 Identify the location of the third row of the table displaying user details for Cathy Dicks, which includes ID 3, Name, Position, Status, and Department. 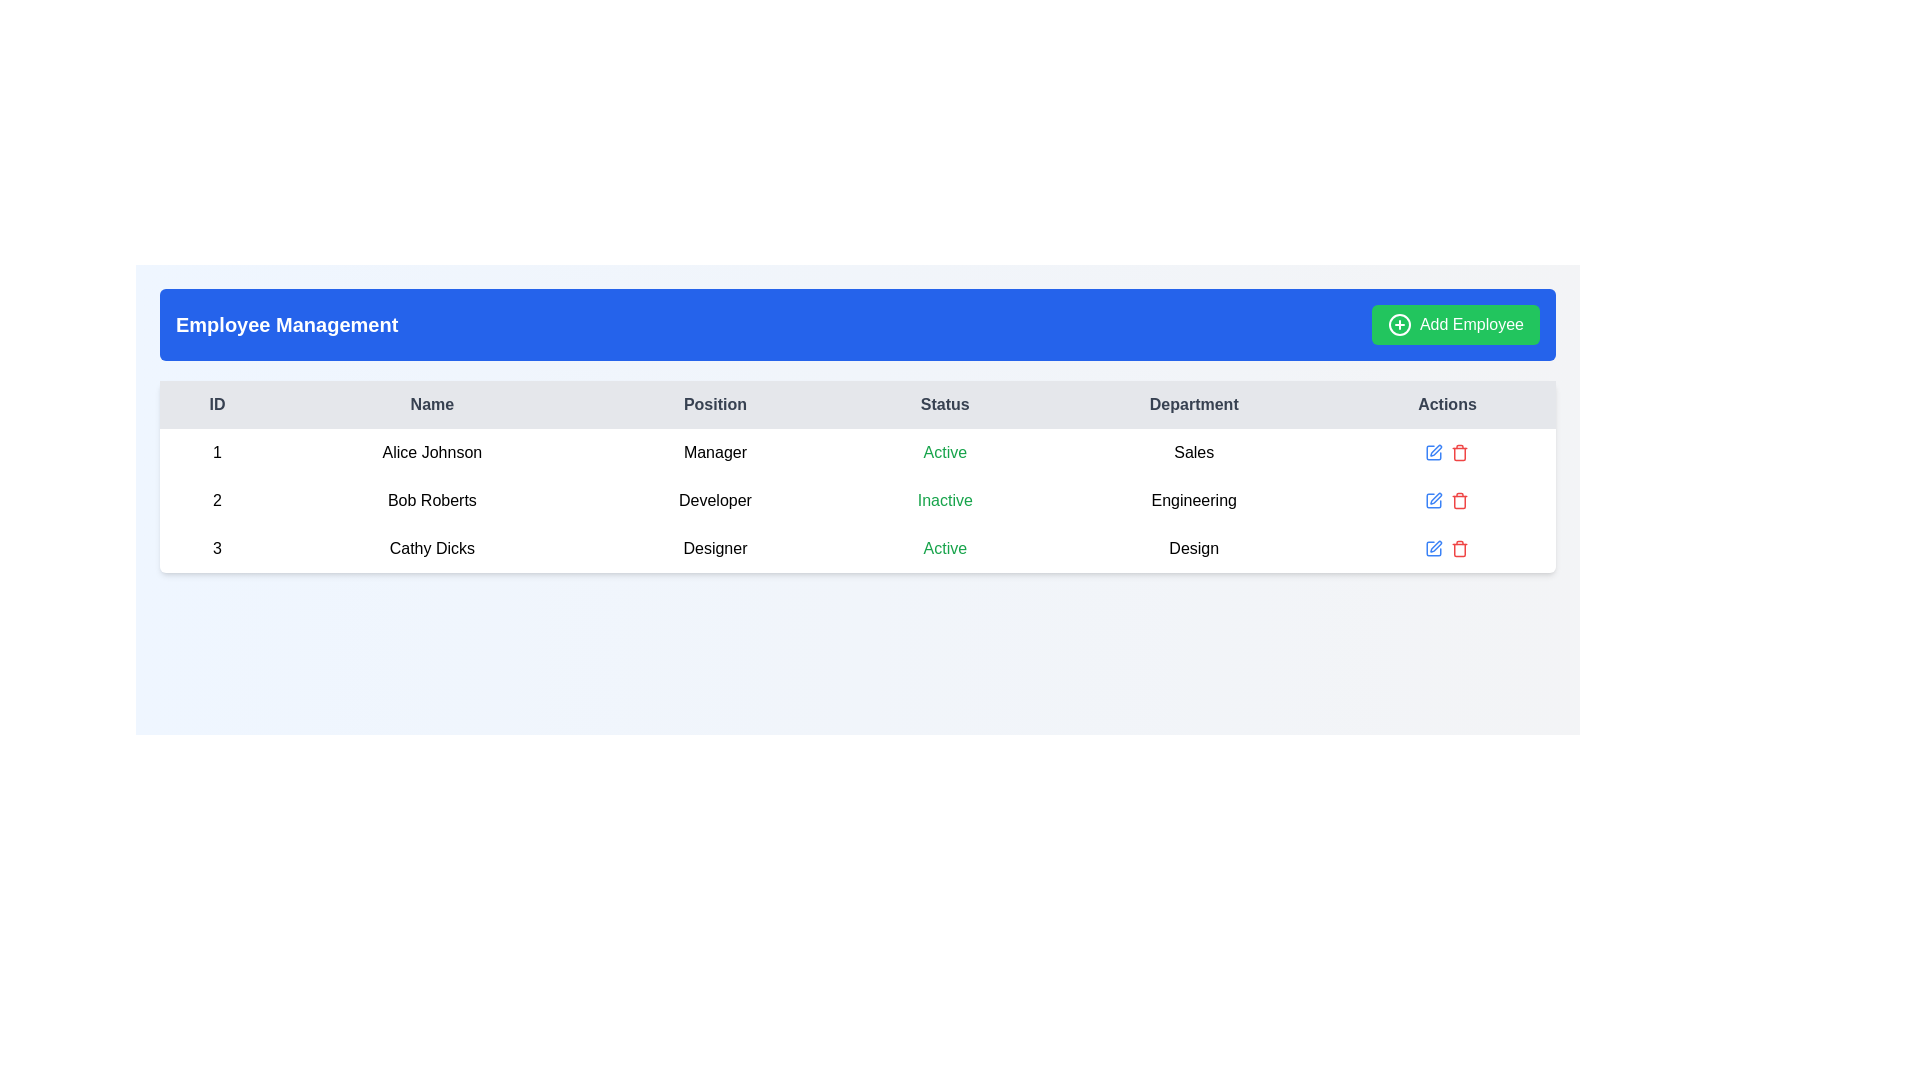
(858, 548).